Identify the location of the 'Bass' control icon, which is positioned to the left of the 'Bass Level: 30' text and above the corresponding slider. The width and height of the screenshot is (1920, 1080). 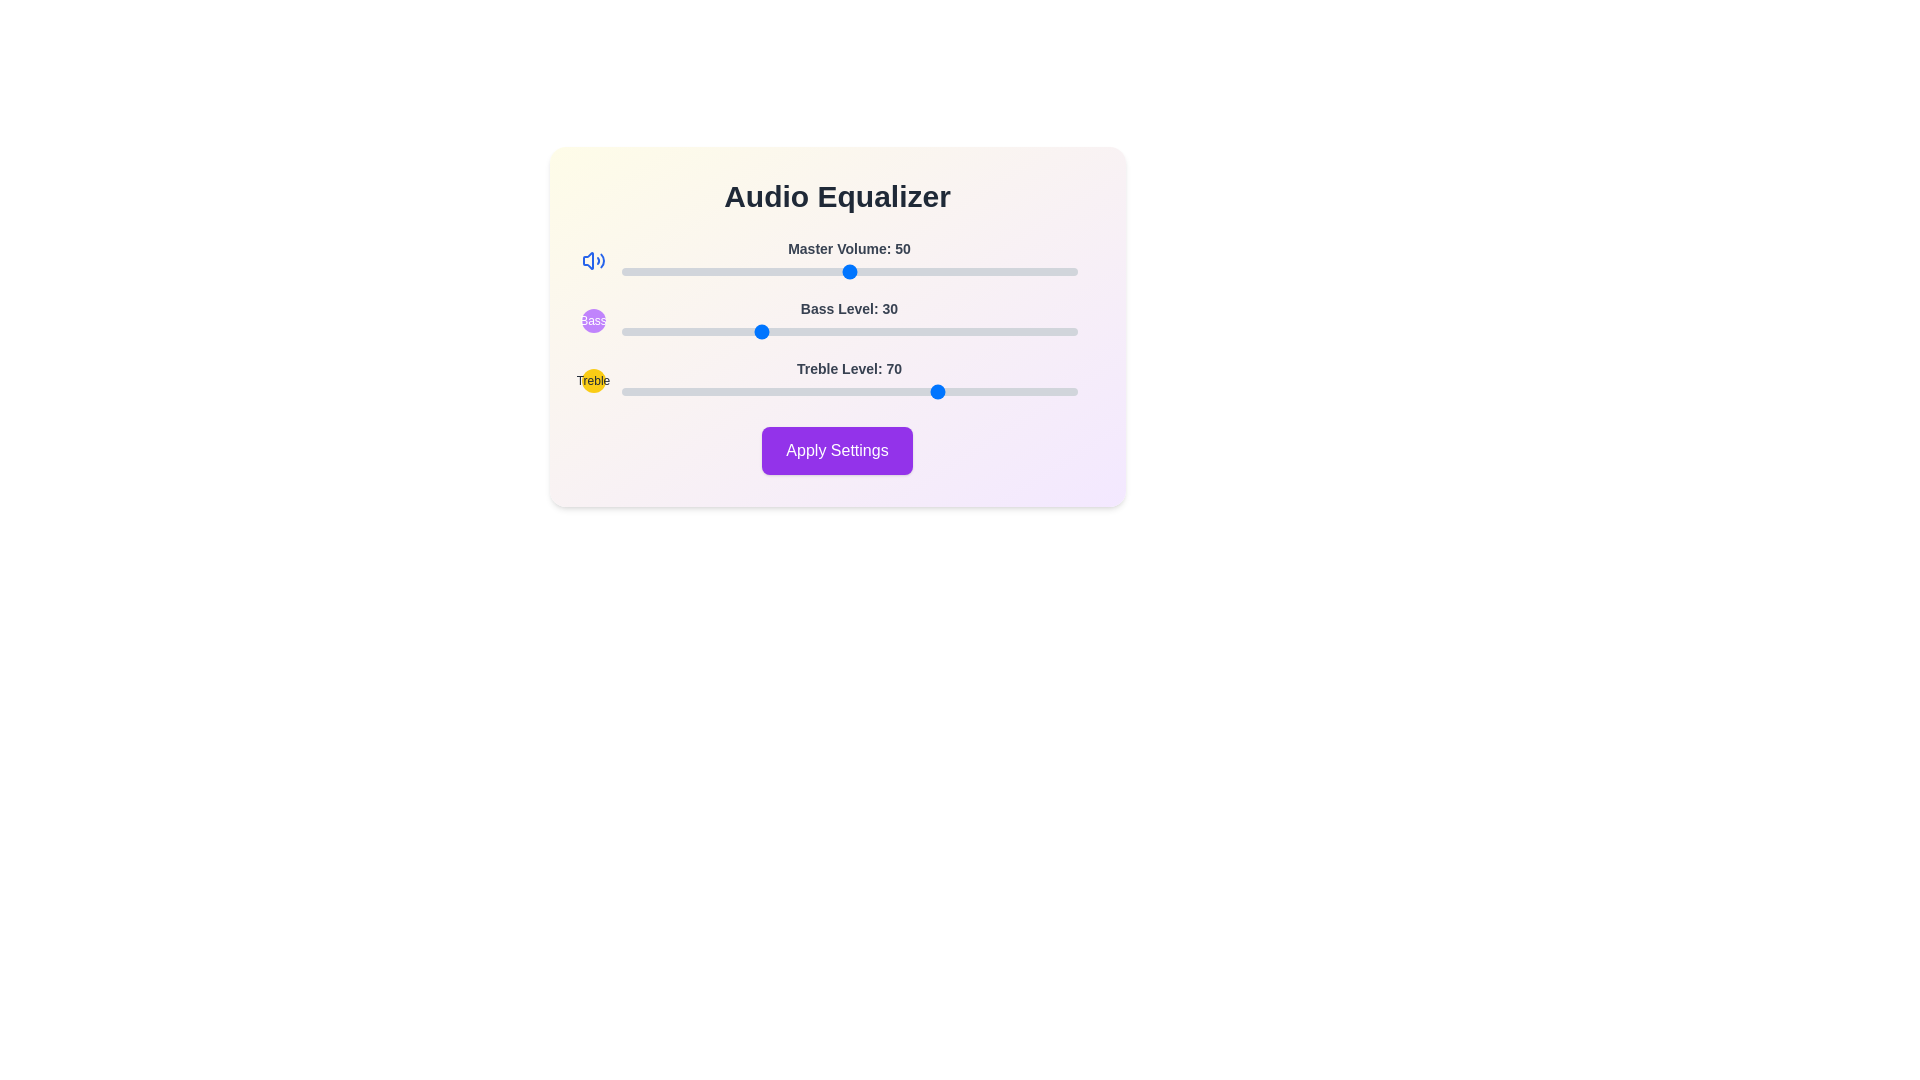
(592, 319).